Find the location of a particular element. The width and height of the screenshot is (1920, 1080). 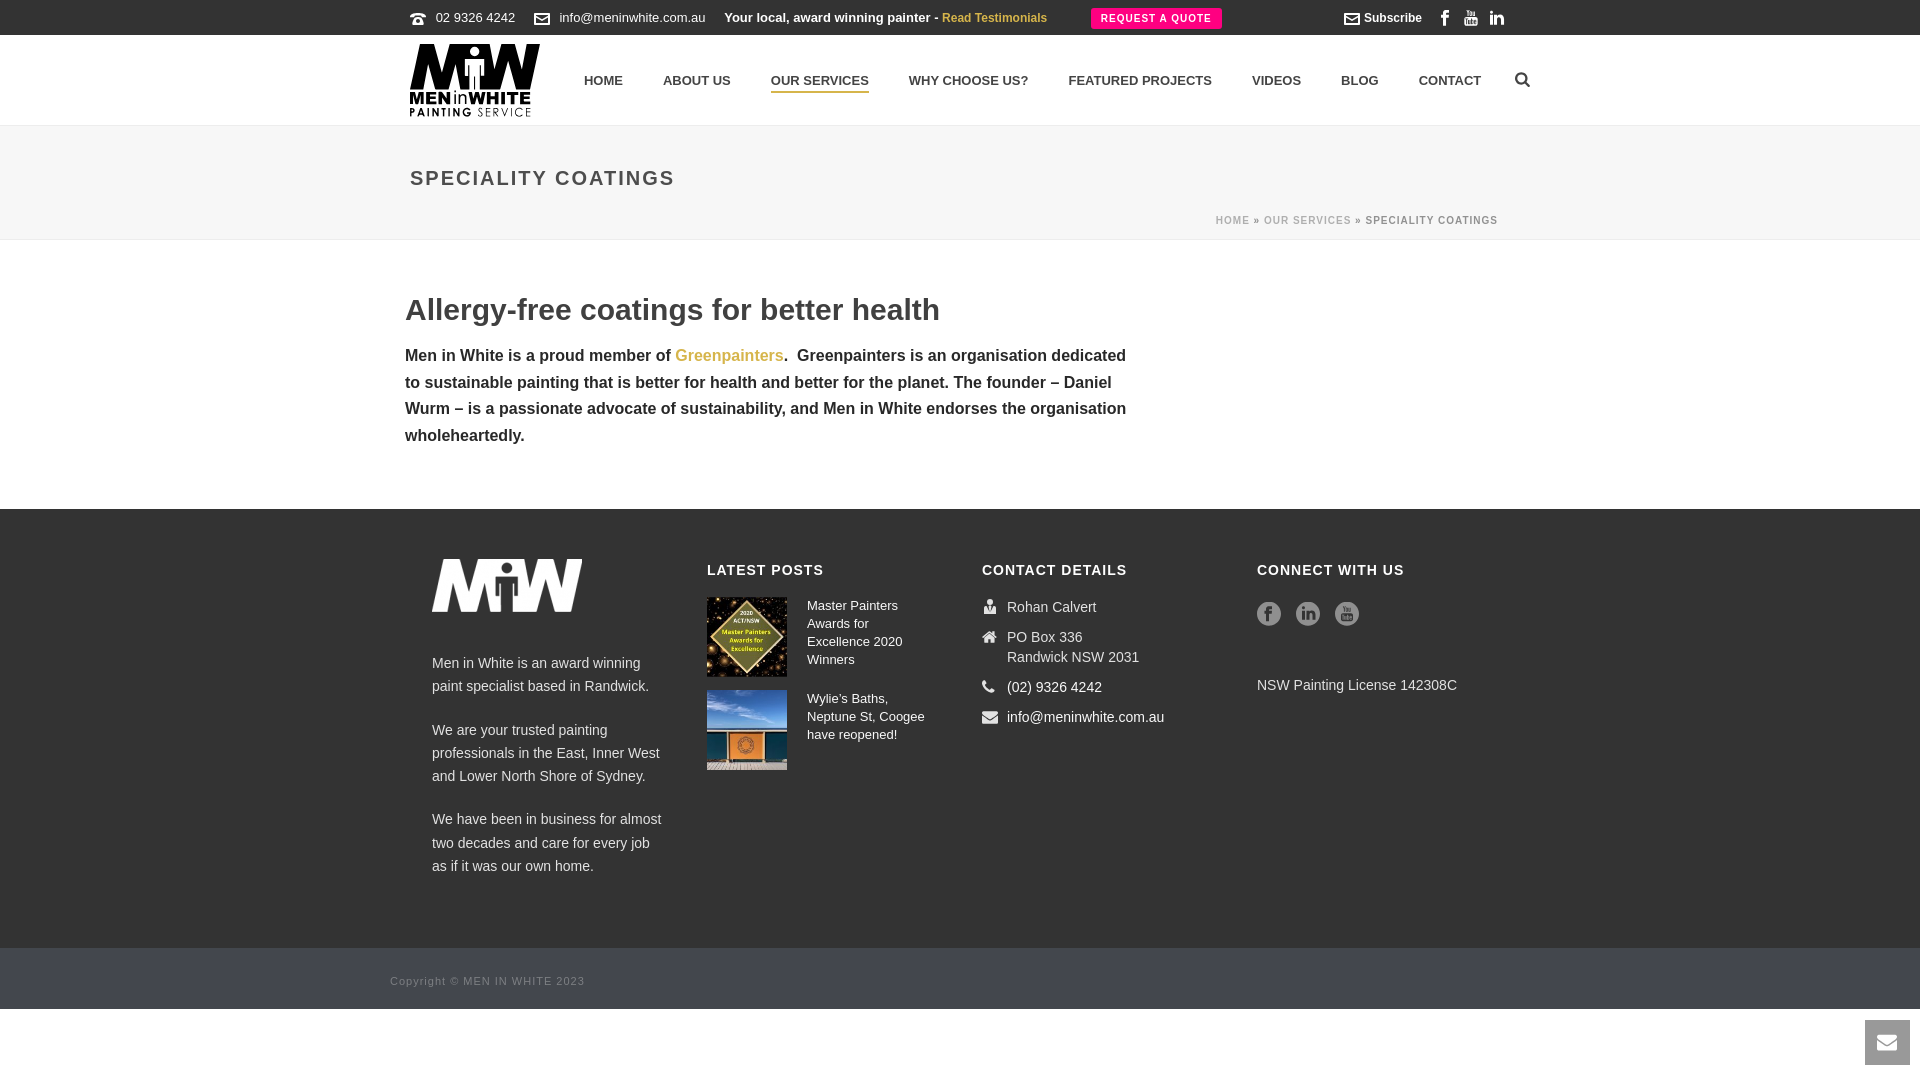

'CONTACT' is located at coordinates (1450, 80).